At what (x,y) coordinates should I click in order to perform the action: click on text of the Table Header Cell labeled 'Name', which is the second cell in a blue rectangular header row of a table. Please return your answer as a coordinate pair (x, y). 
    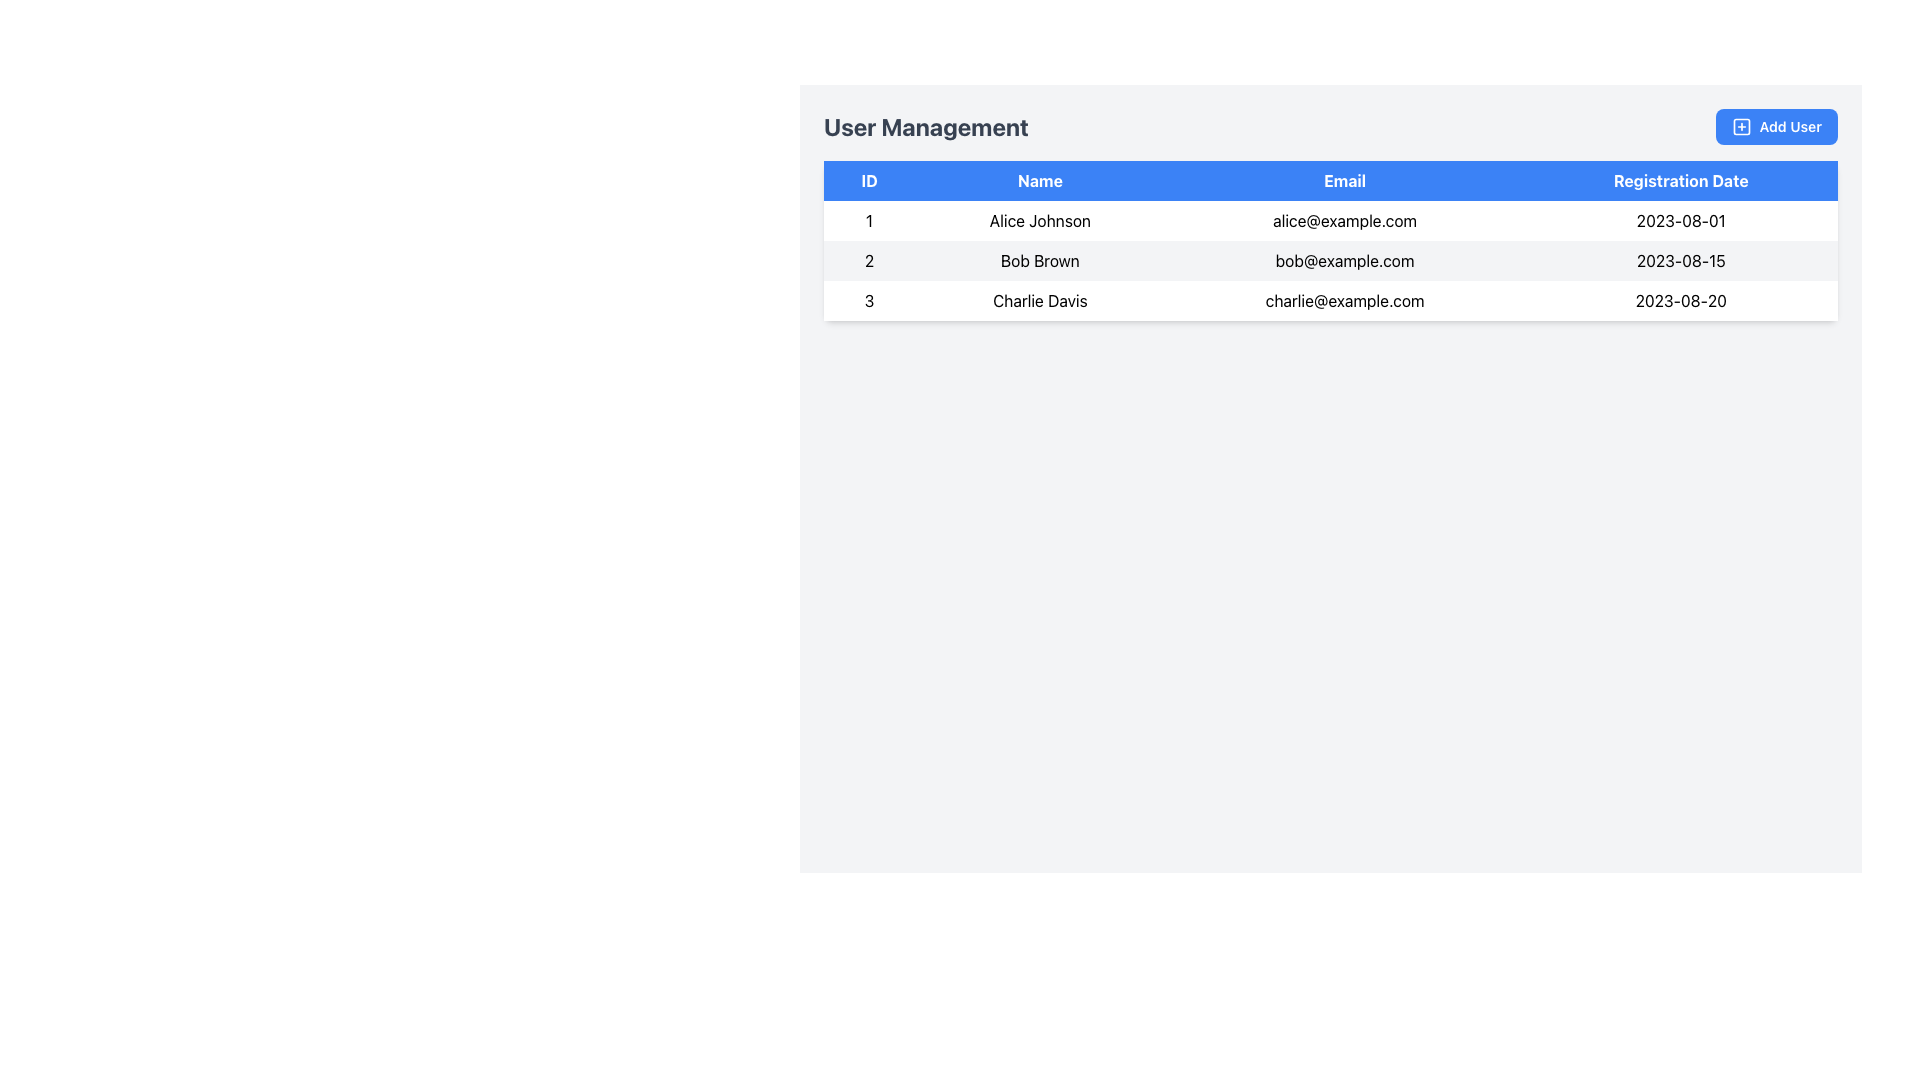
    Looking at the image, I should click on (1040, 181).